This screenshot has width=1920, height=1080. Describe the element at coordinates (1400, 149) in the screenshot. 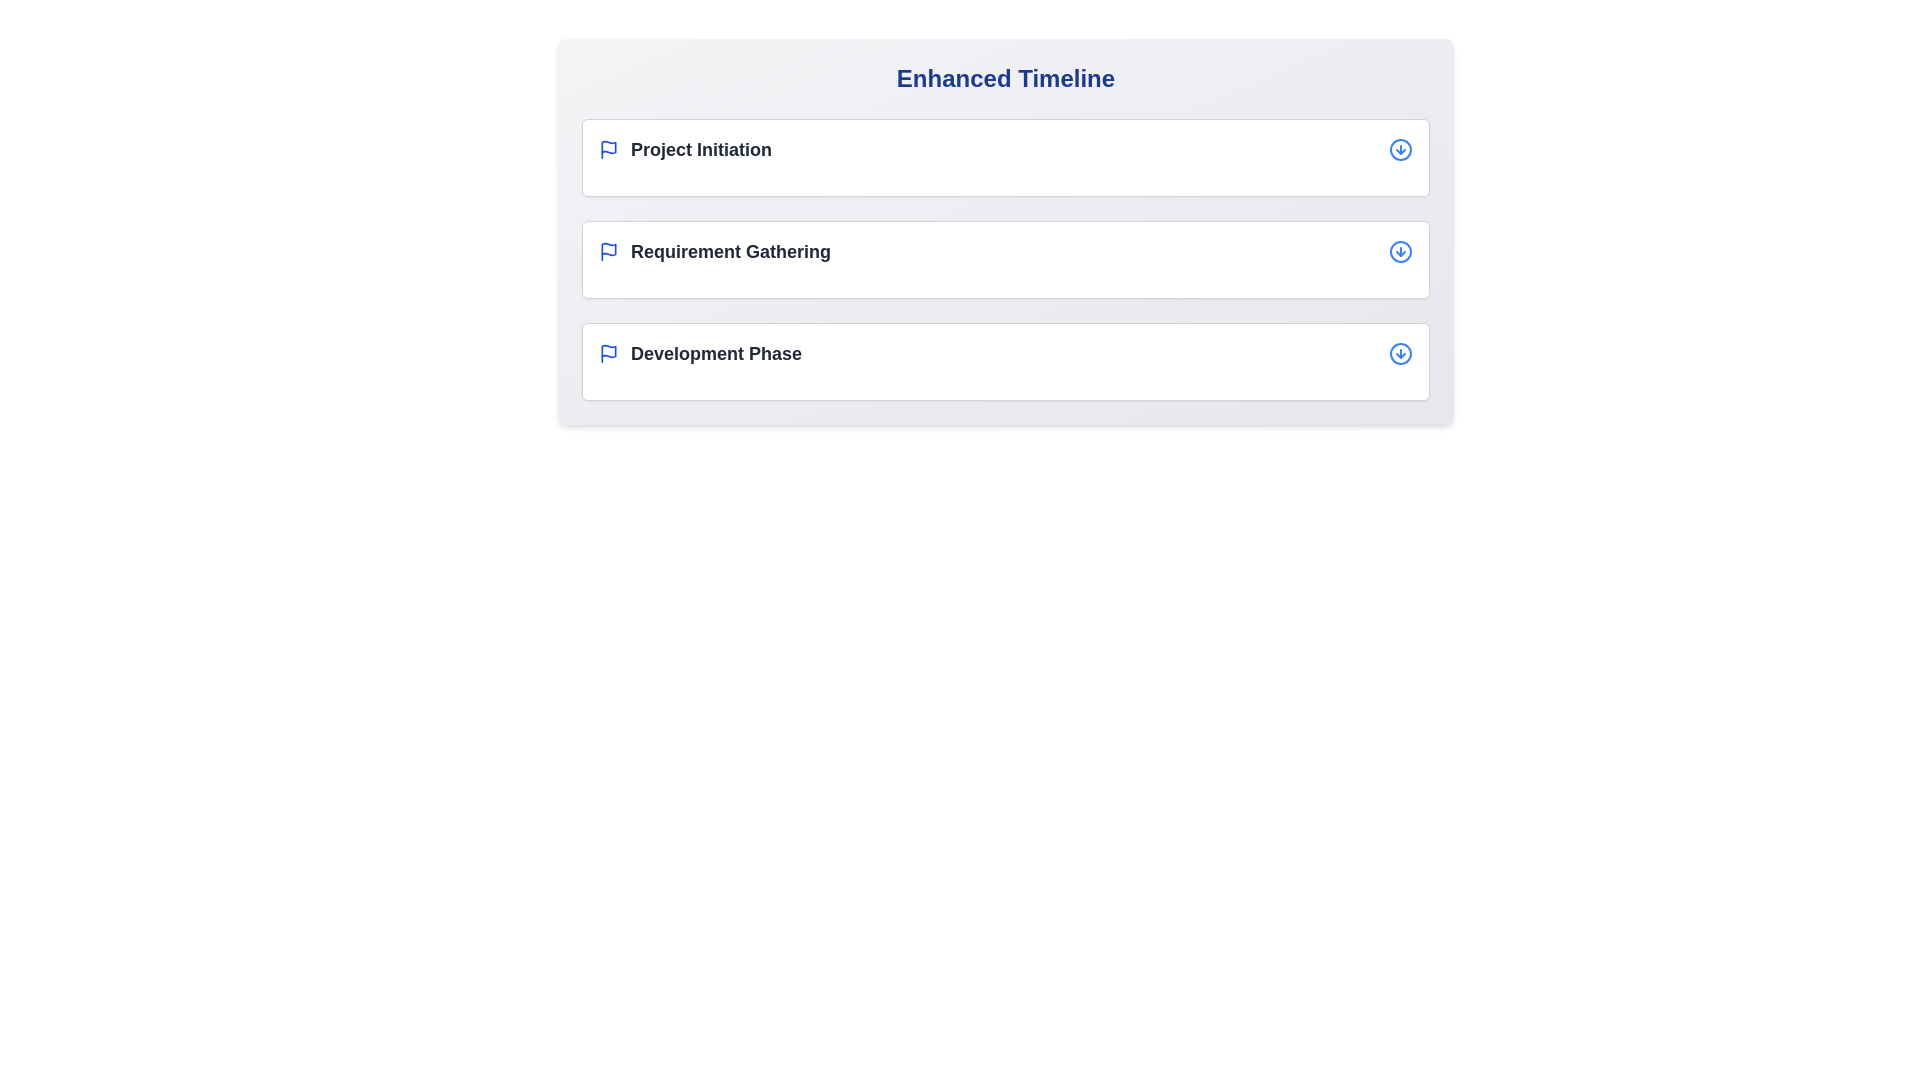

I see `the circle shape that enhances the downward arrow icon in the top-right corner of the first list item in the vertical timeline` at that location.